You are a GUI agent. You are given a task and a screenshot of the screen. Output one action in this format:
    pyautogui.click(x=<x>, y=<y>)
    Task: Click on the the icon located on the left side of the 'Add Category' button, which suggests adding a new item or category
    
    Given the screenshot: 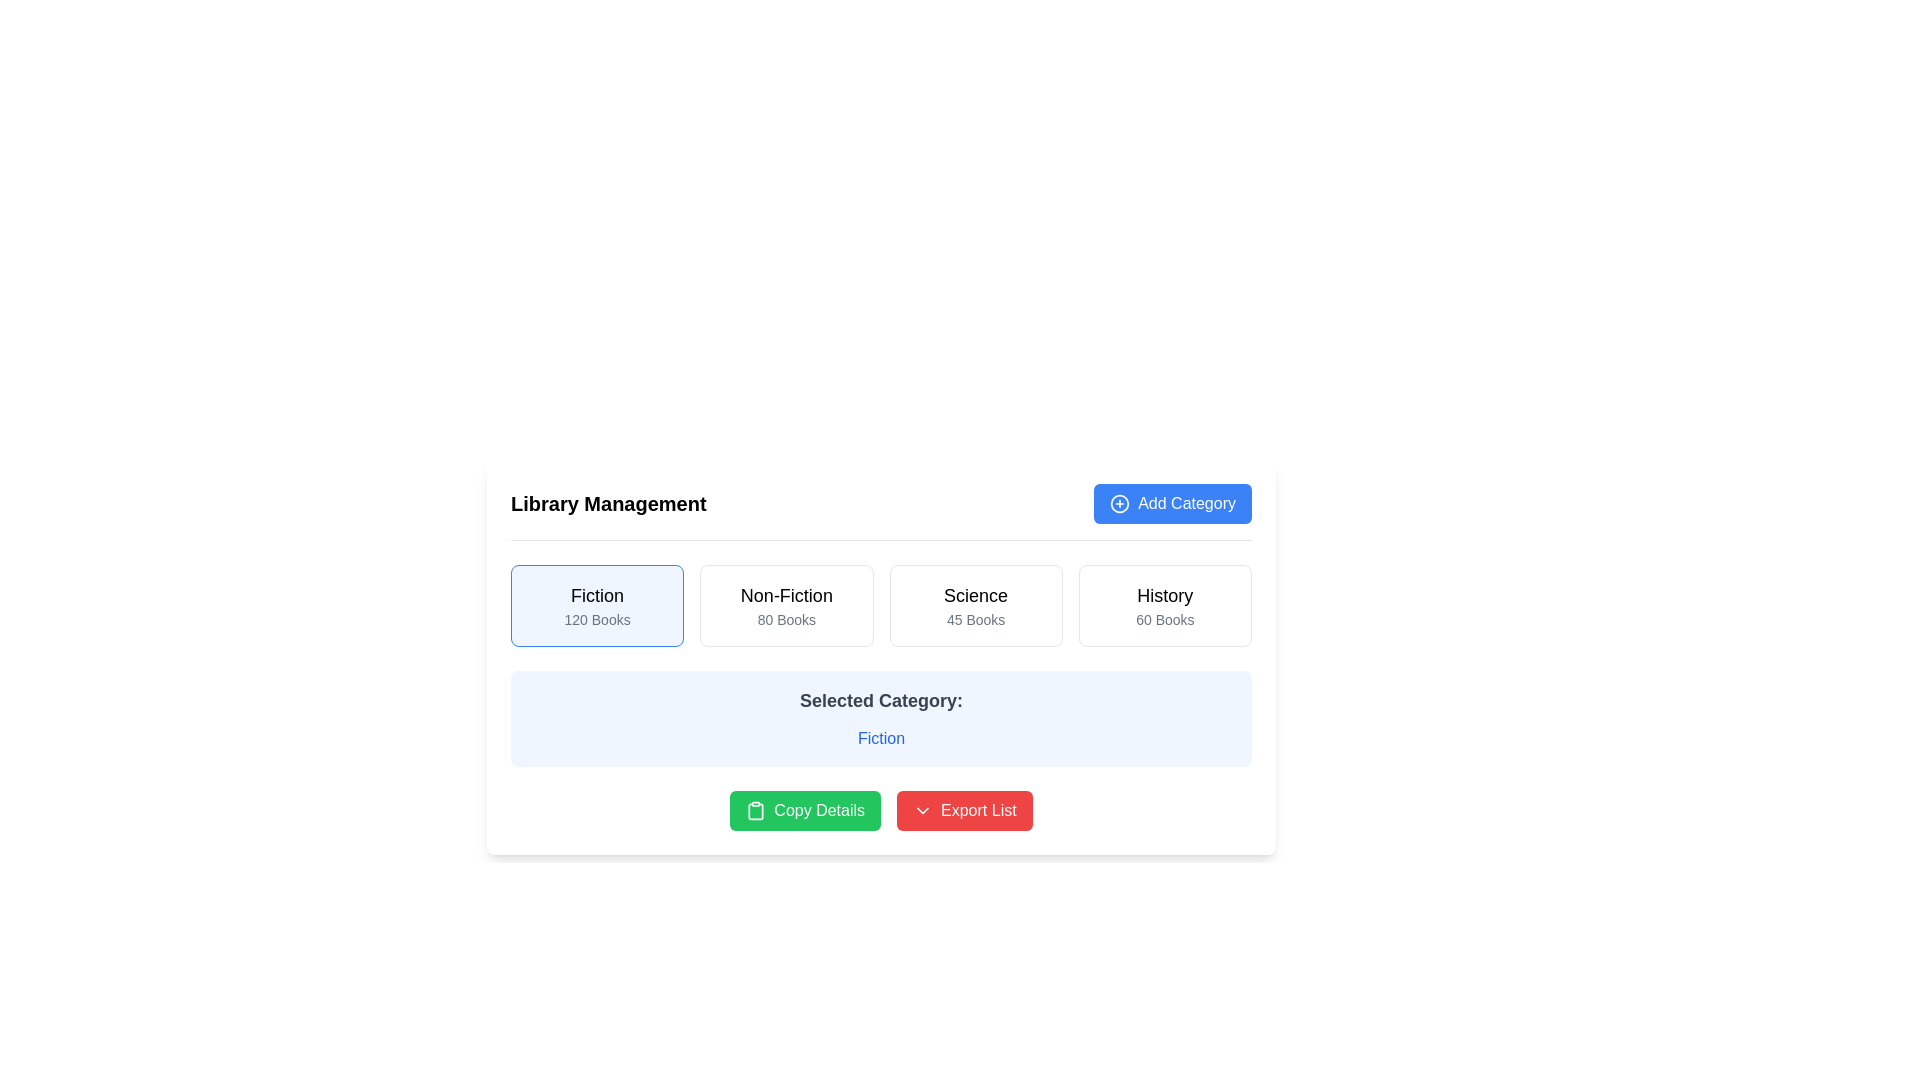 What is the action you would take?
    pyautogui.click(x=1118, y=503)
    